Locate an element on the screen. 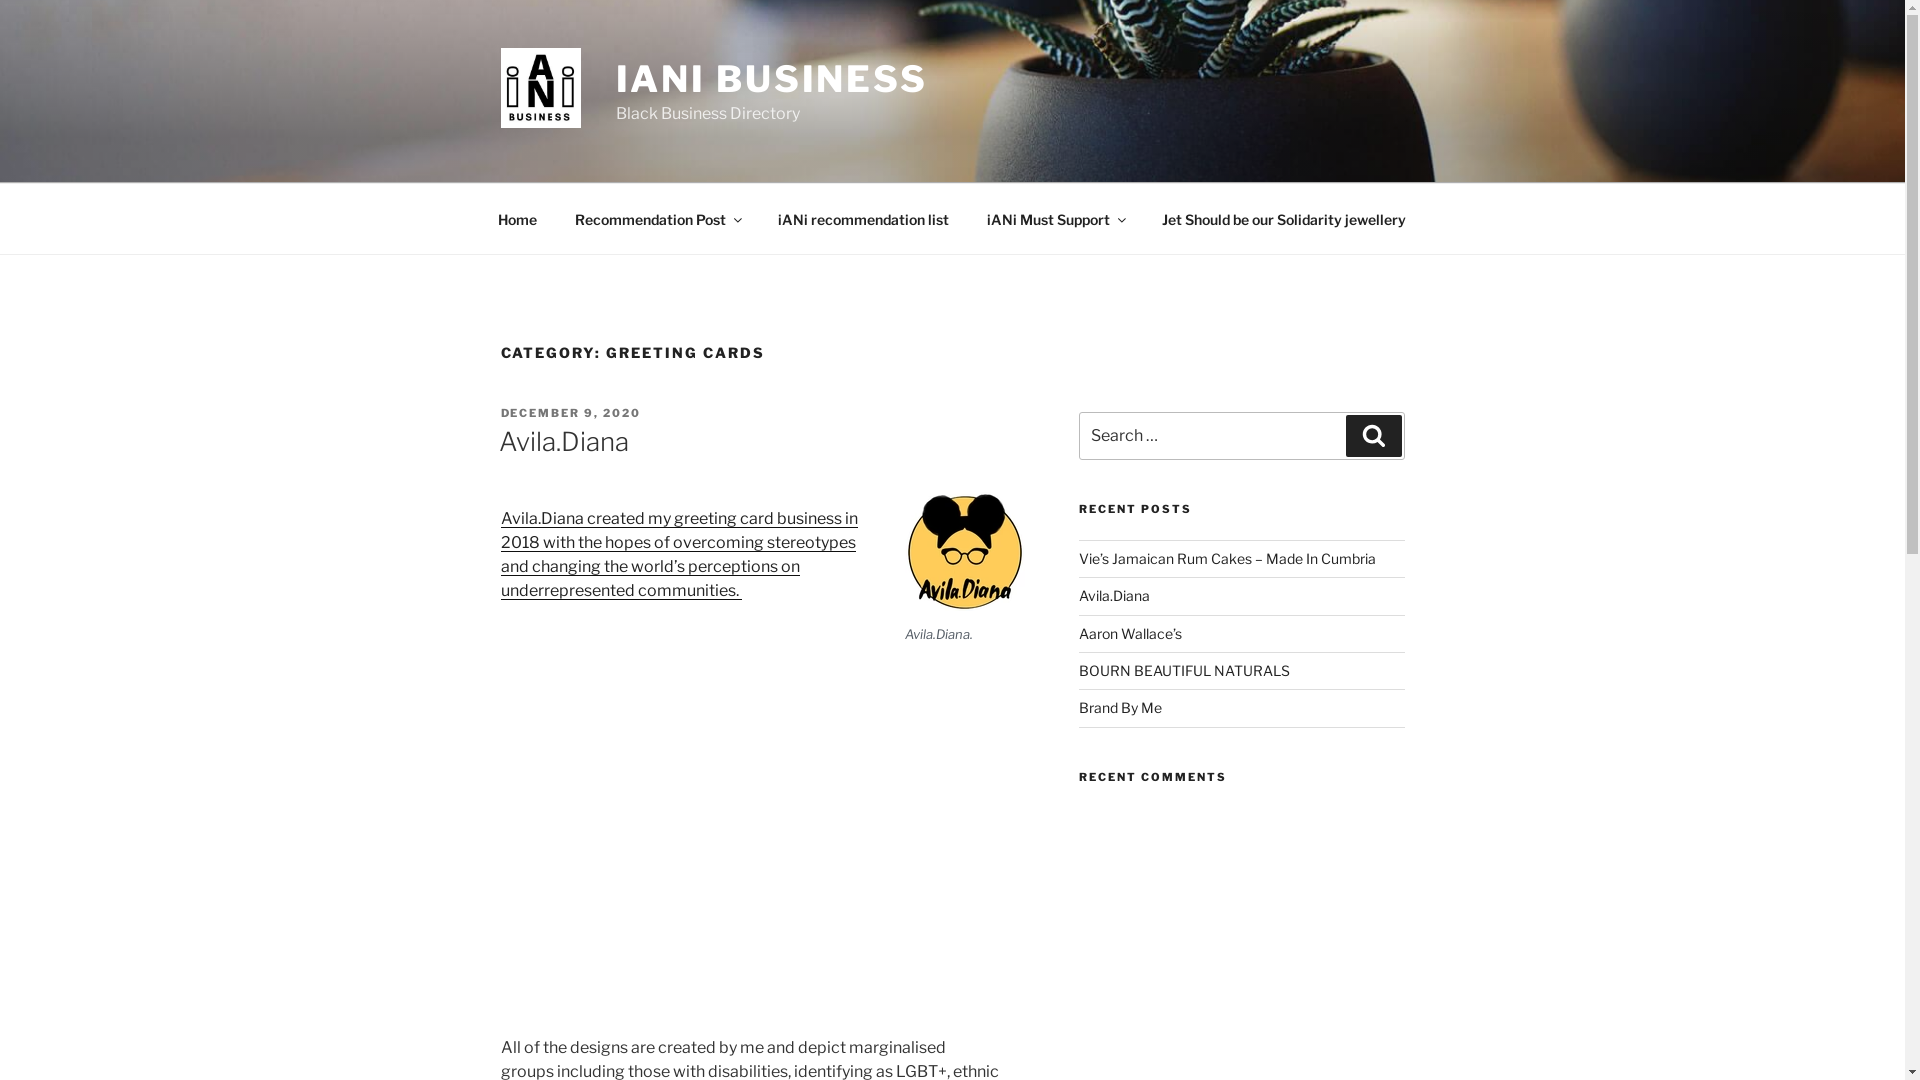 The image size is (1920, 1080). 'iANi Must Support' is located at coordinates (1055, 218).